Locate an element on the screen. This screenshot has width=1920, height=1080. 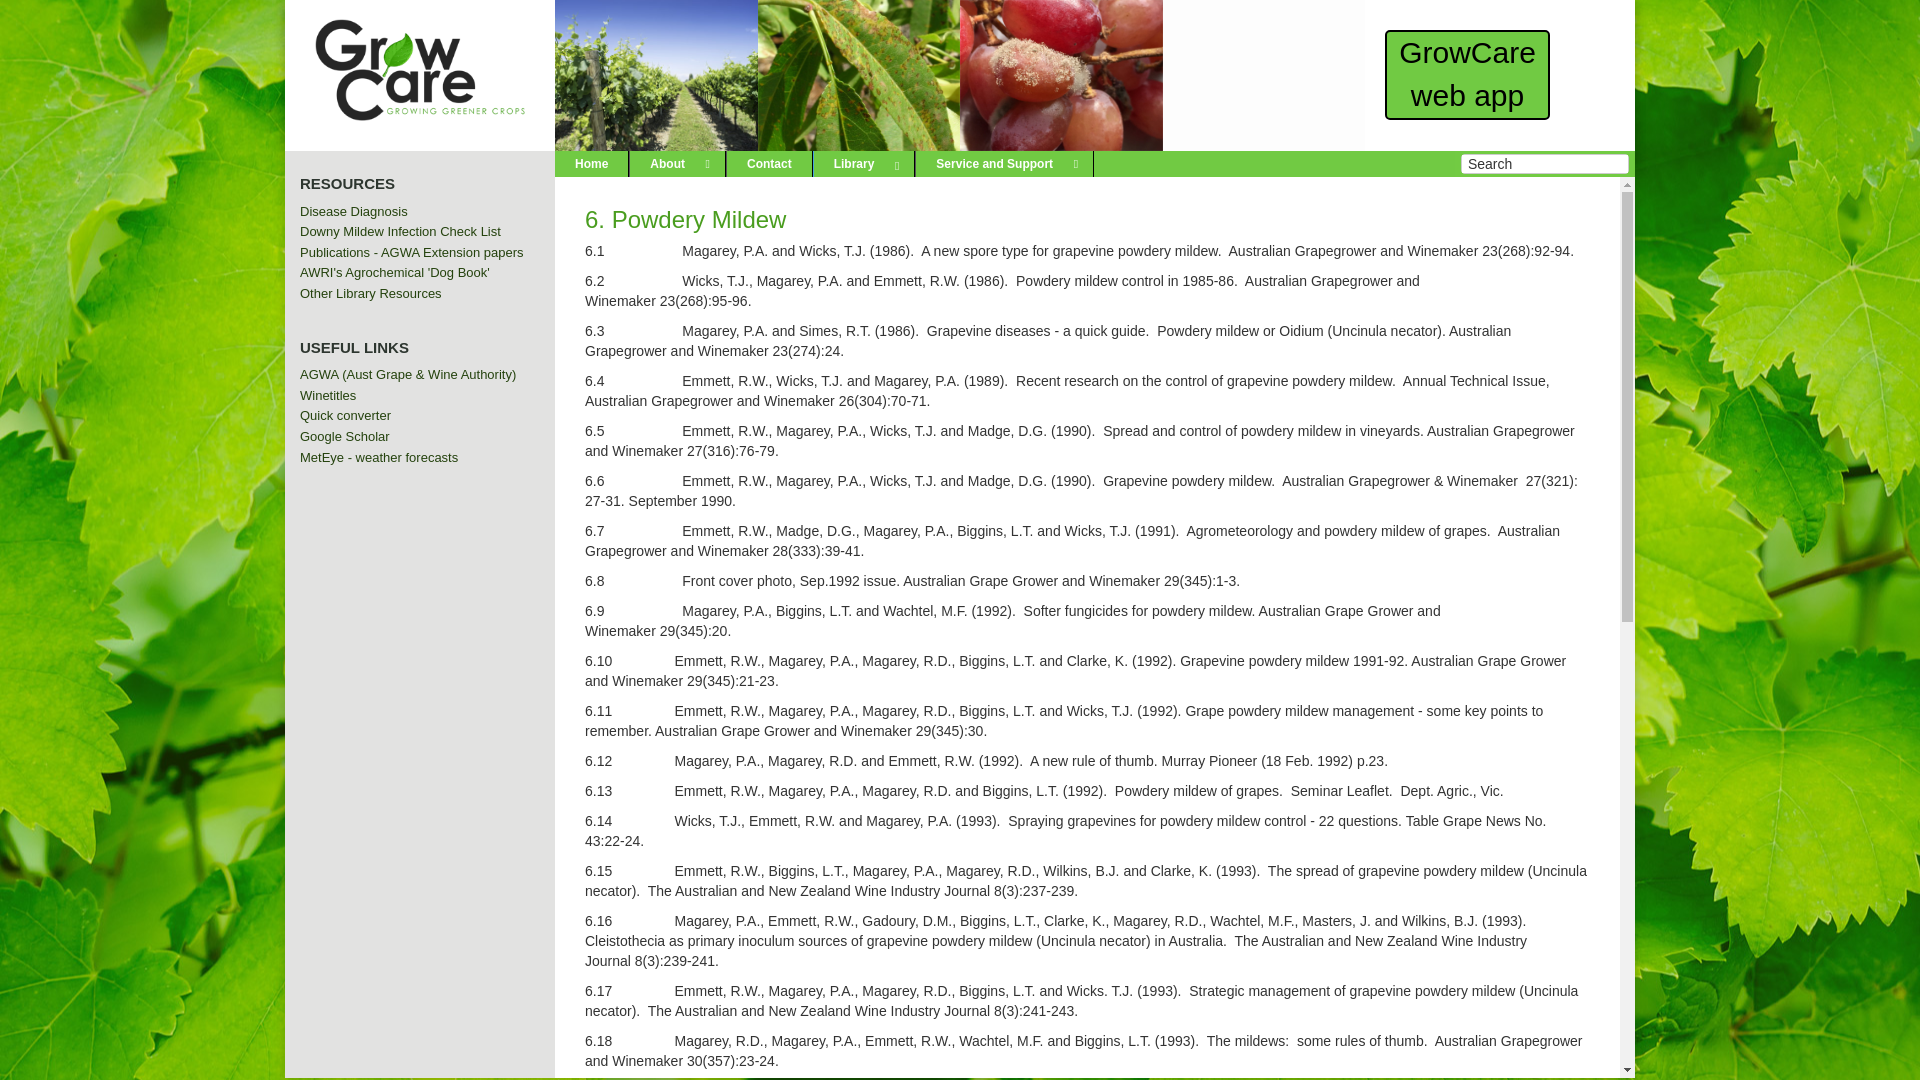
'Service and Support' is located at coordinates (914, 163).